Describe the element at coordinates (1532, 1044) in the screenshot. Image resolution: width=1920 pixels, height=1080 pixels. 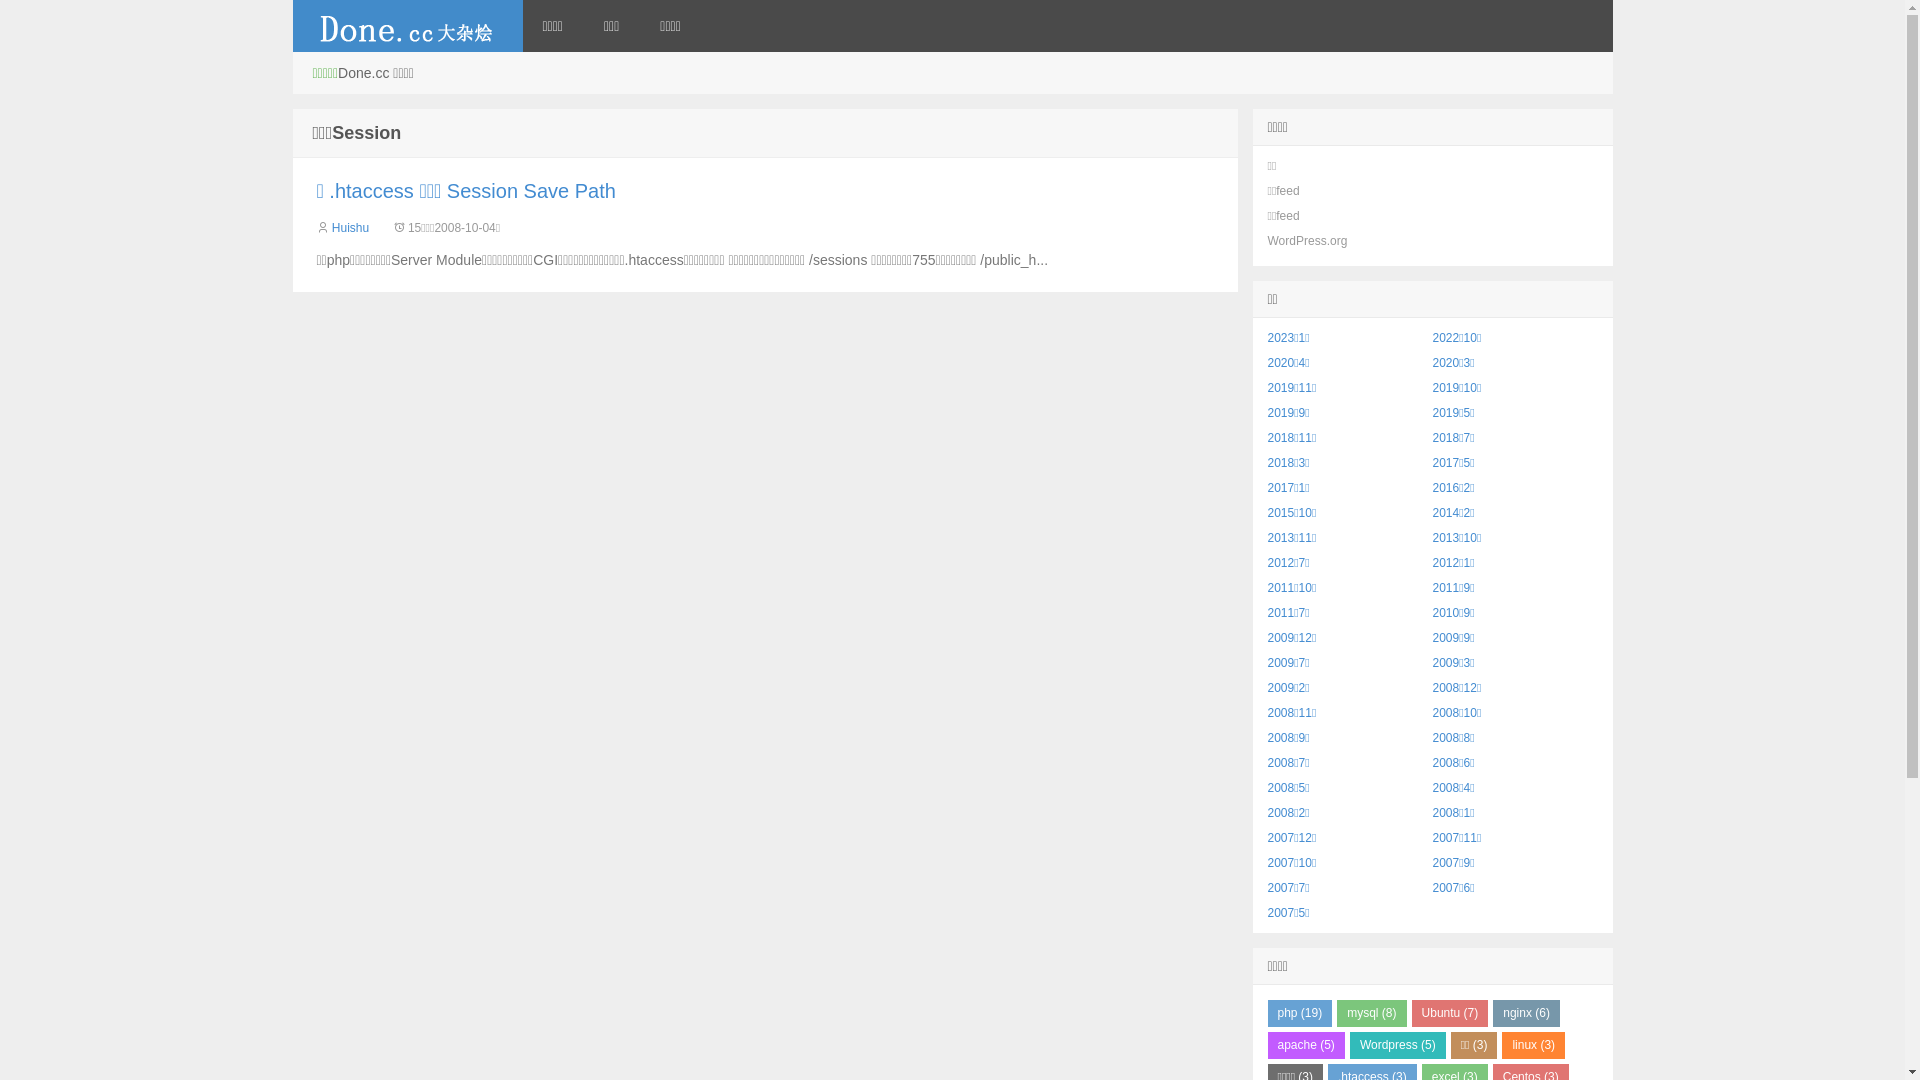
I see `'linux (3)'` at that location.